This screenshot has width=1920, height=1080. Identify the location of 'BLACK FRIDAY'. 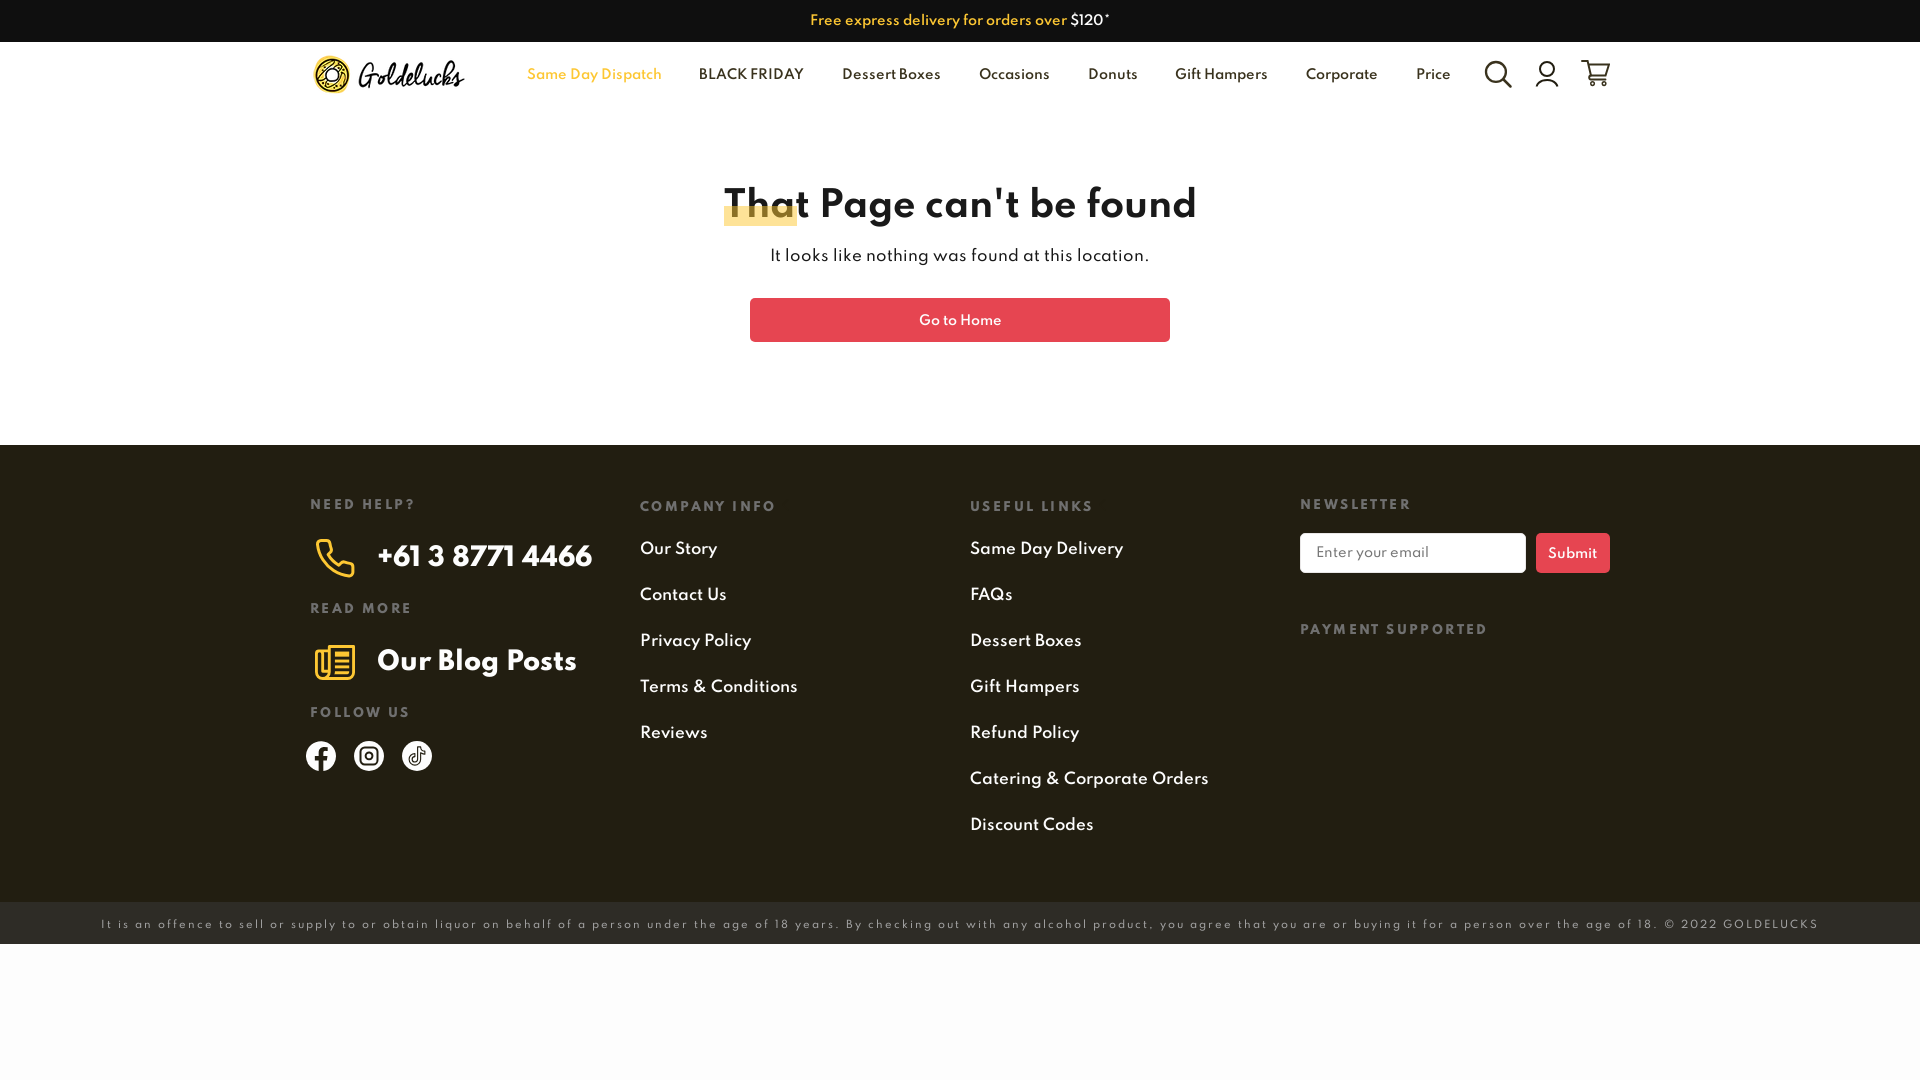
(750, 74).